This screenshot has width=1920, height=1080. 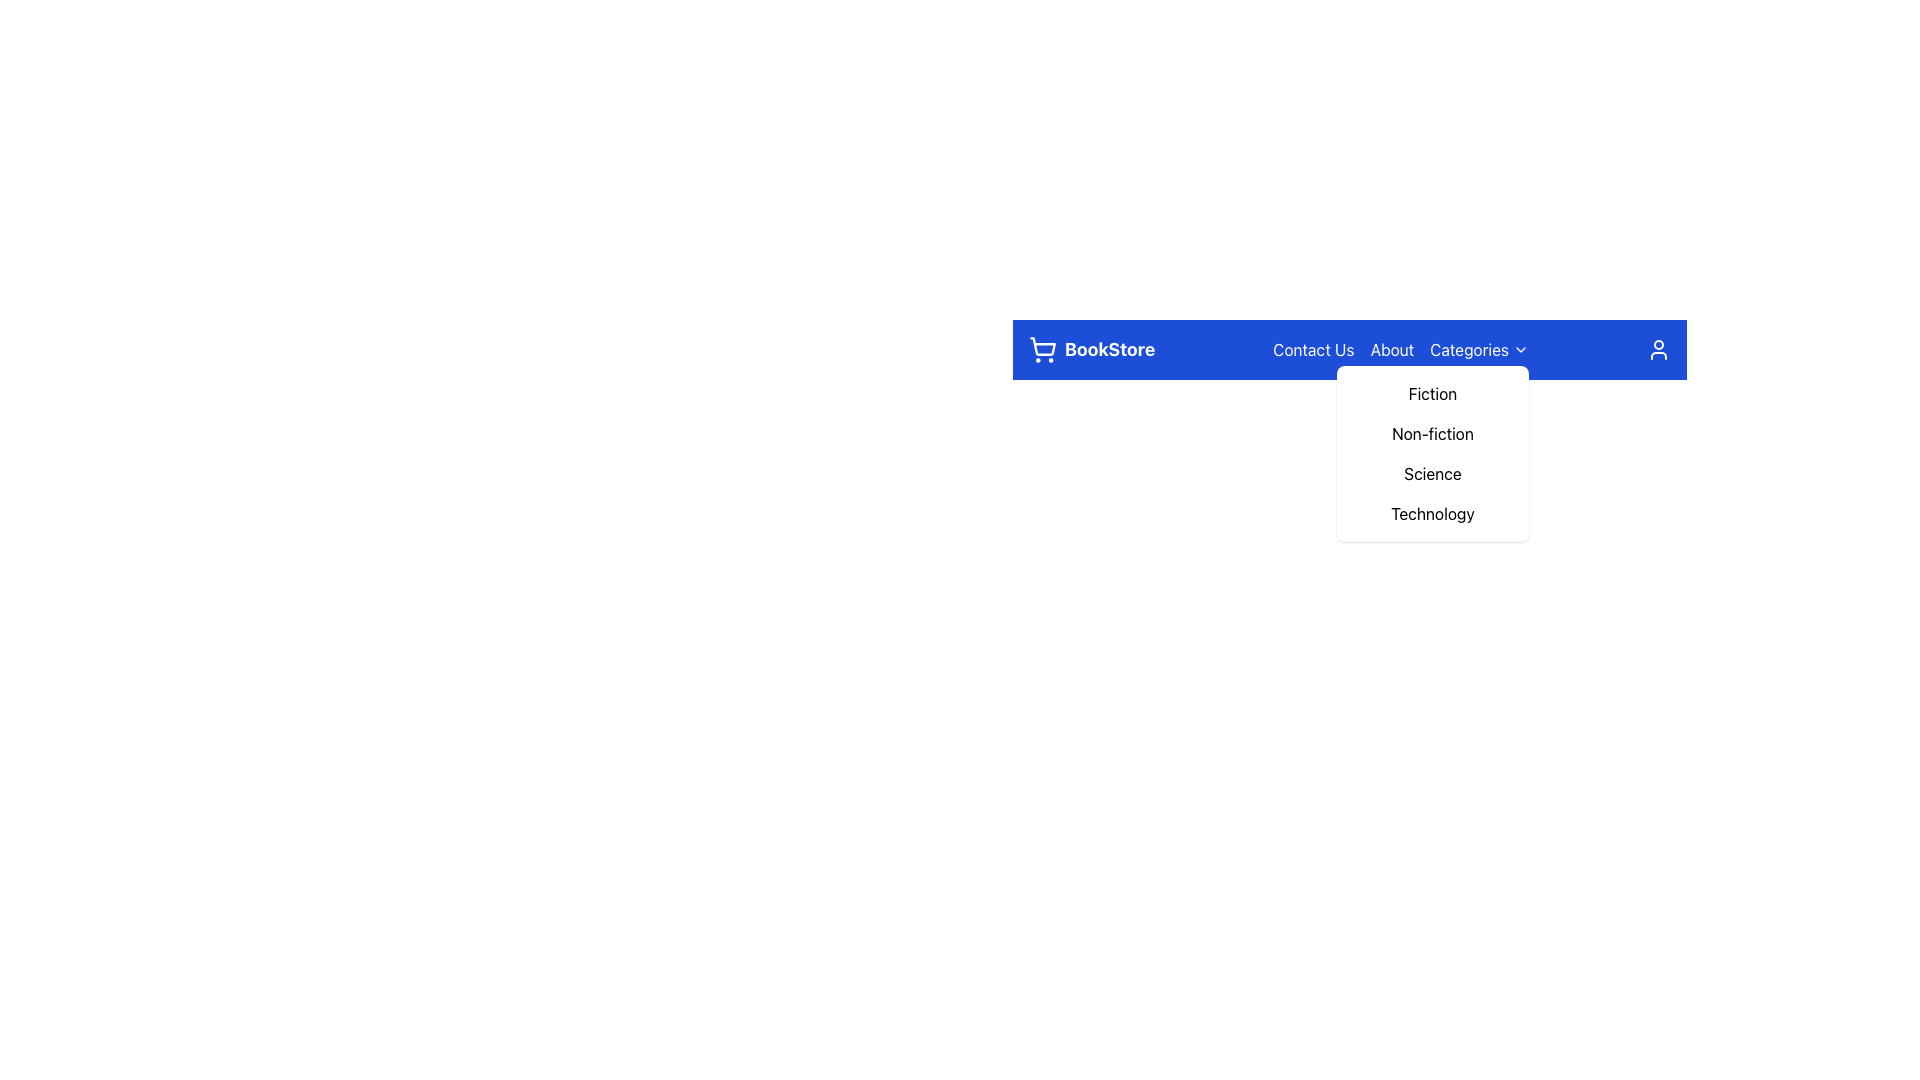 What do you see at coordinates (1520, 349) in the screenshot?
I see `the downward-facing chevron icon next to the 'Categories' label in the navigation bar for accessibility features` at bounding box center [1520, 349].